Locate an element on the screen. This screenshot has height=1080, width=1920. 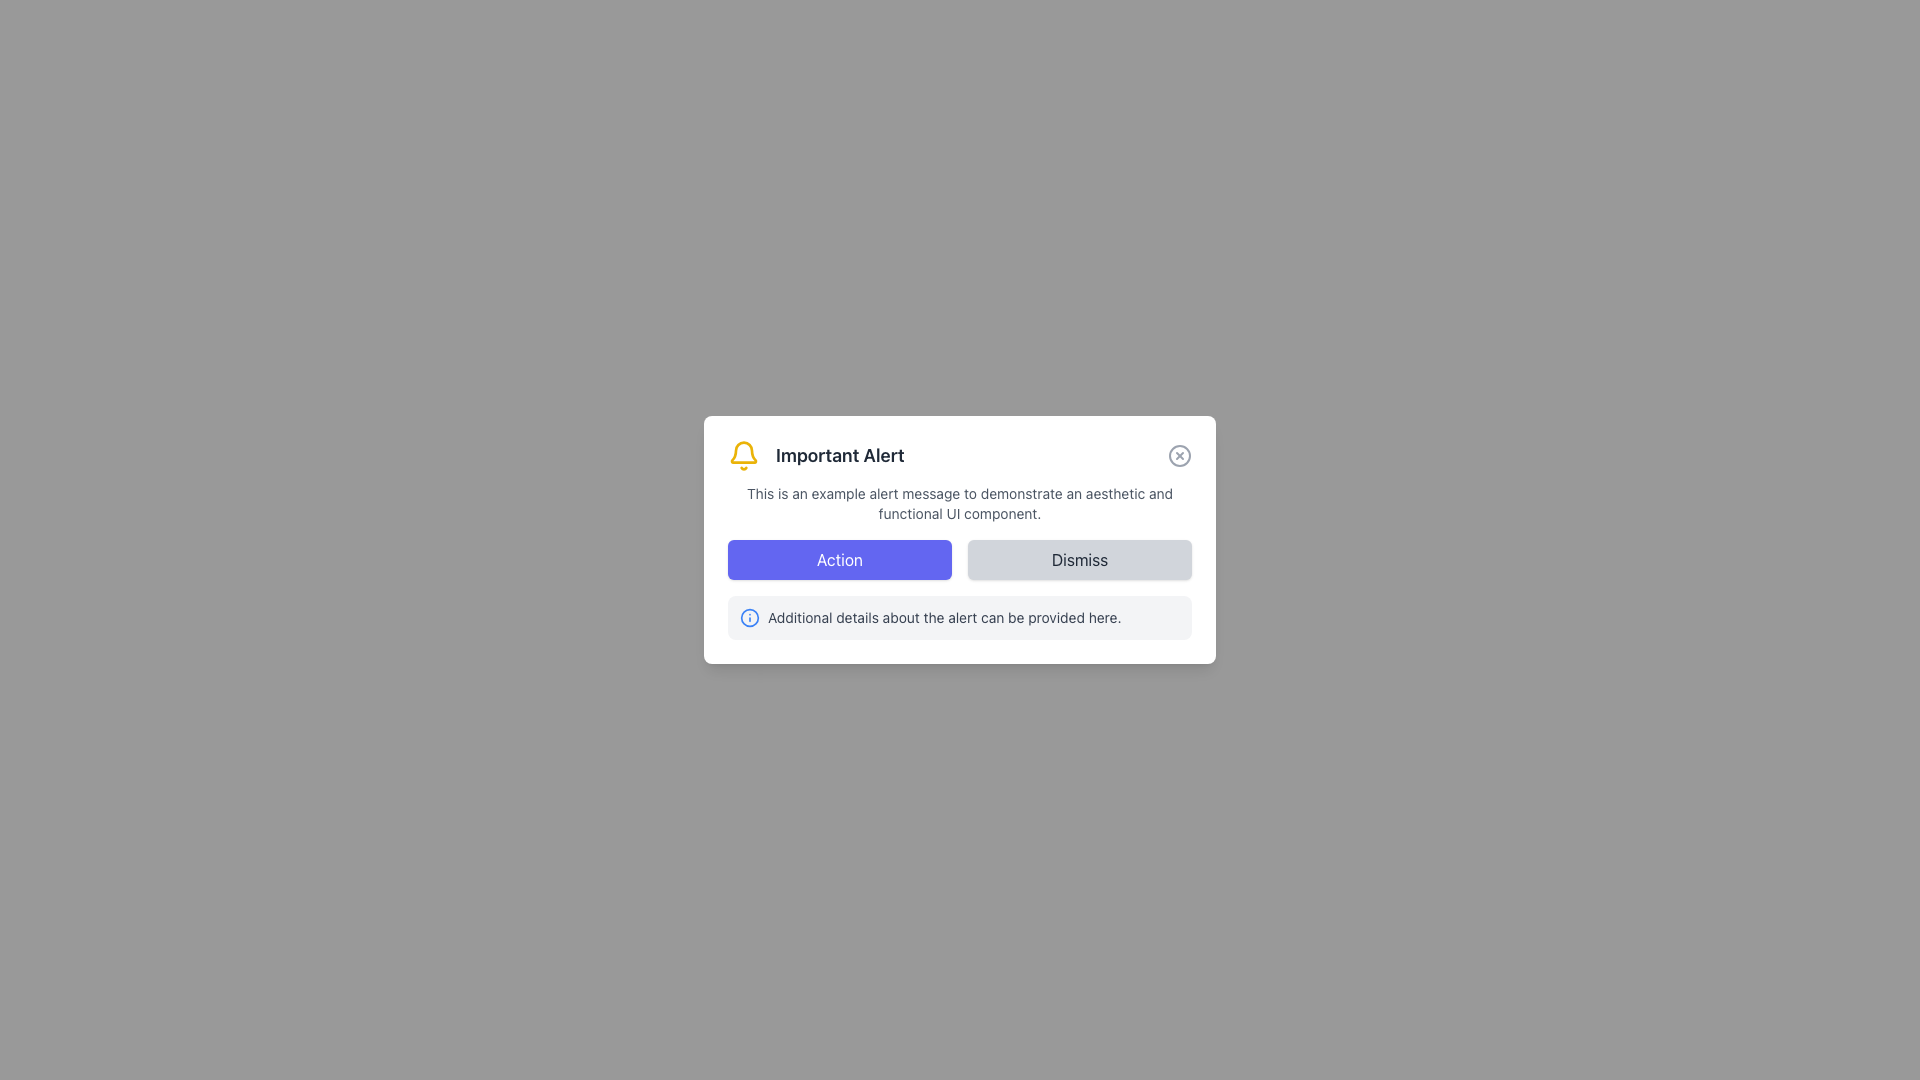
the text display element that contains the message: 'This is an example alert message to demonstrate an aesthetic and functional UI component.' positioned below the heading 'Important Alert' is located at coordinates (960, 503).